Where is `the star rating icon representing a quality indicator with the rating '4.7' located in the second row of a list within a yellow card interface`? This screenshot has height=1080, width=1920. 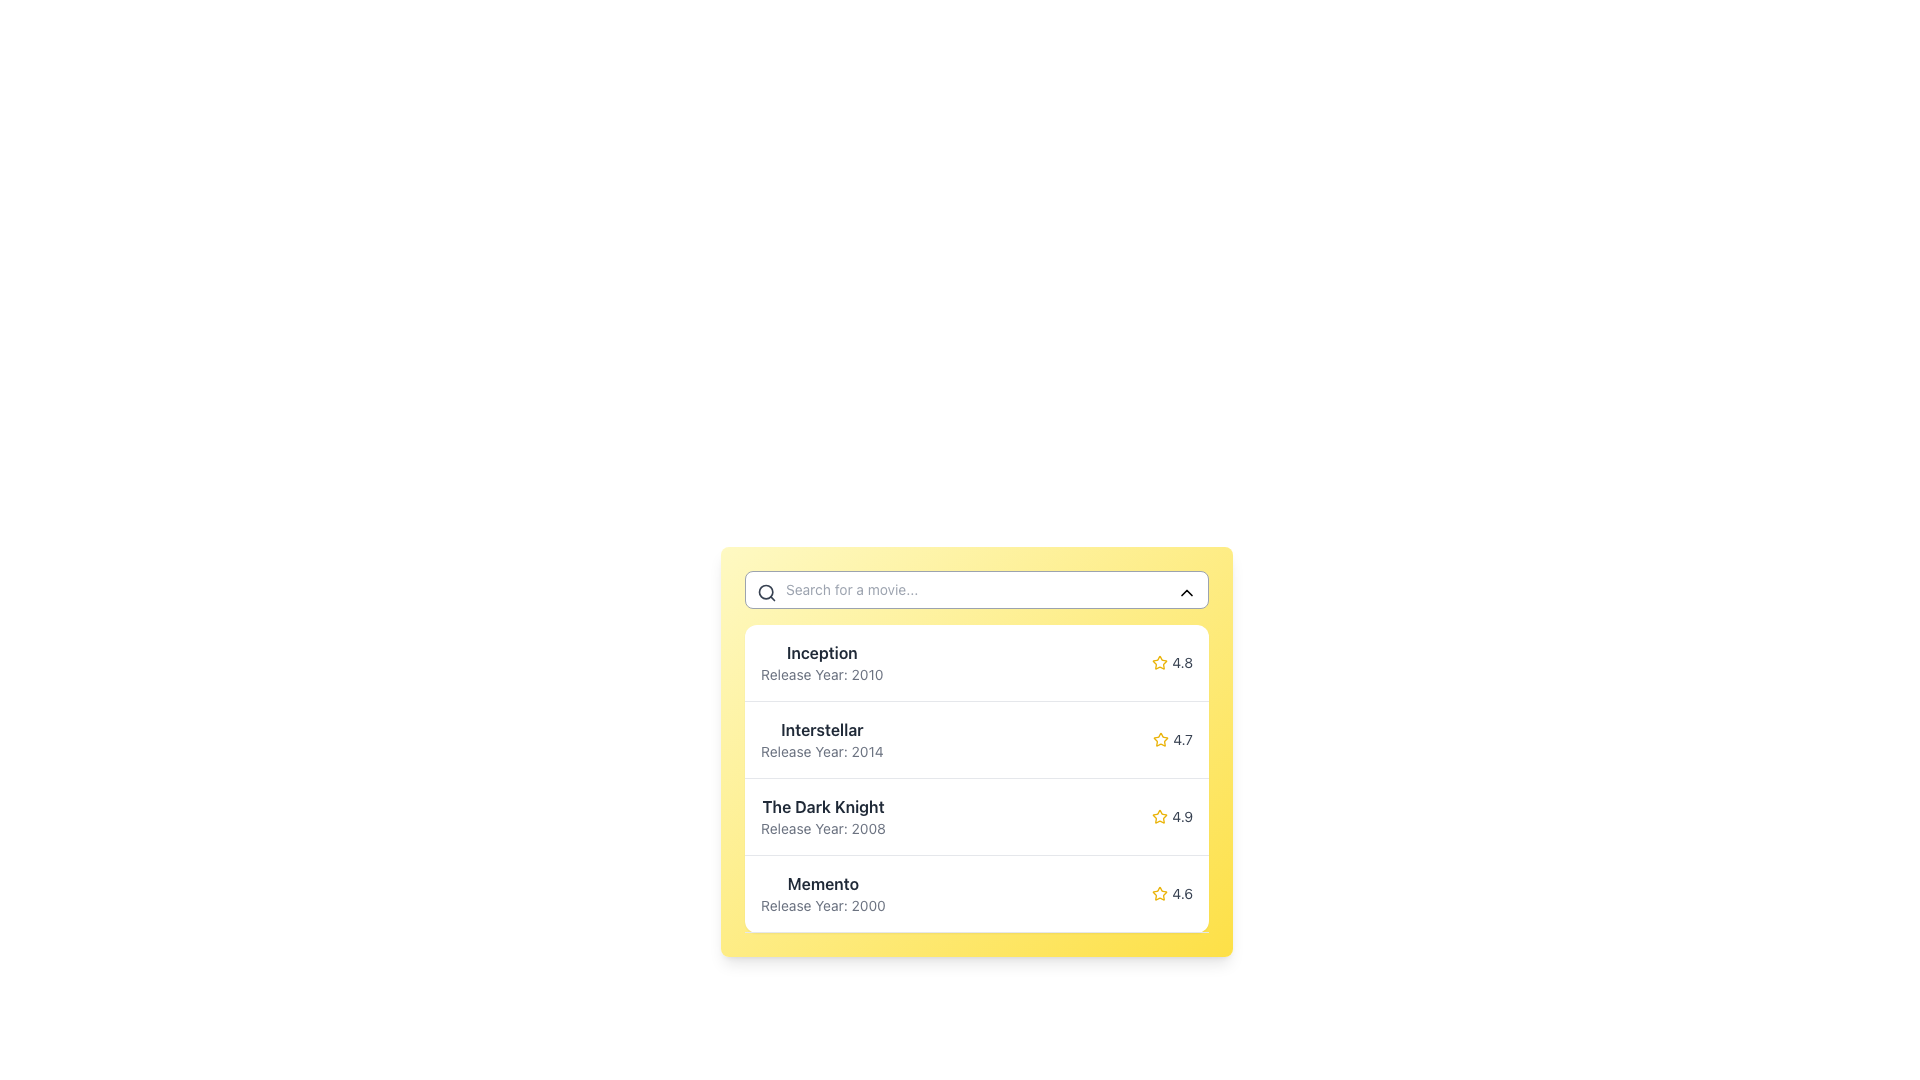
the star rating icon representing a quality indicator with the rating '4.7' located in the second row of a list within a yellow card interface is located at coordinates (1161, 740).